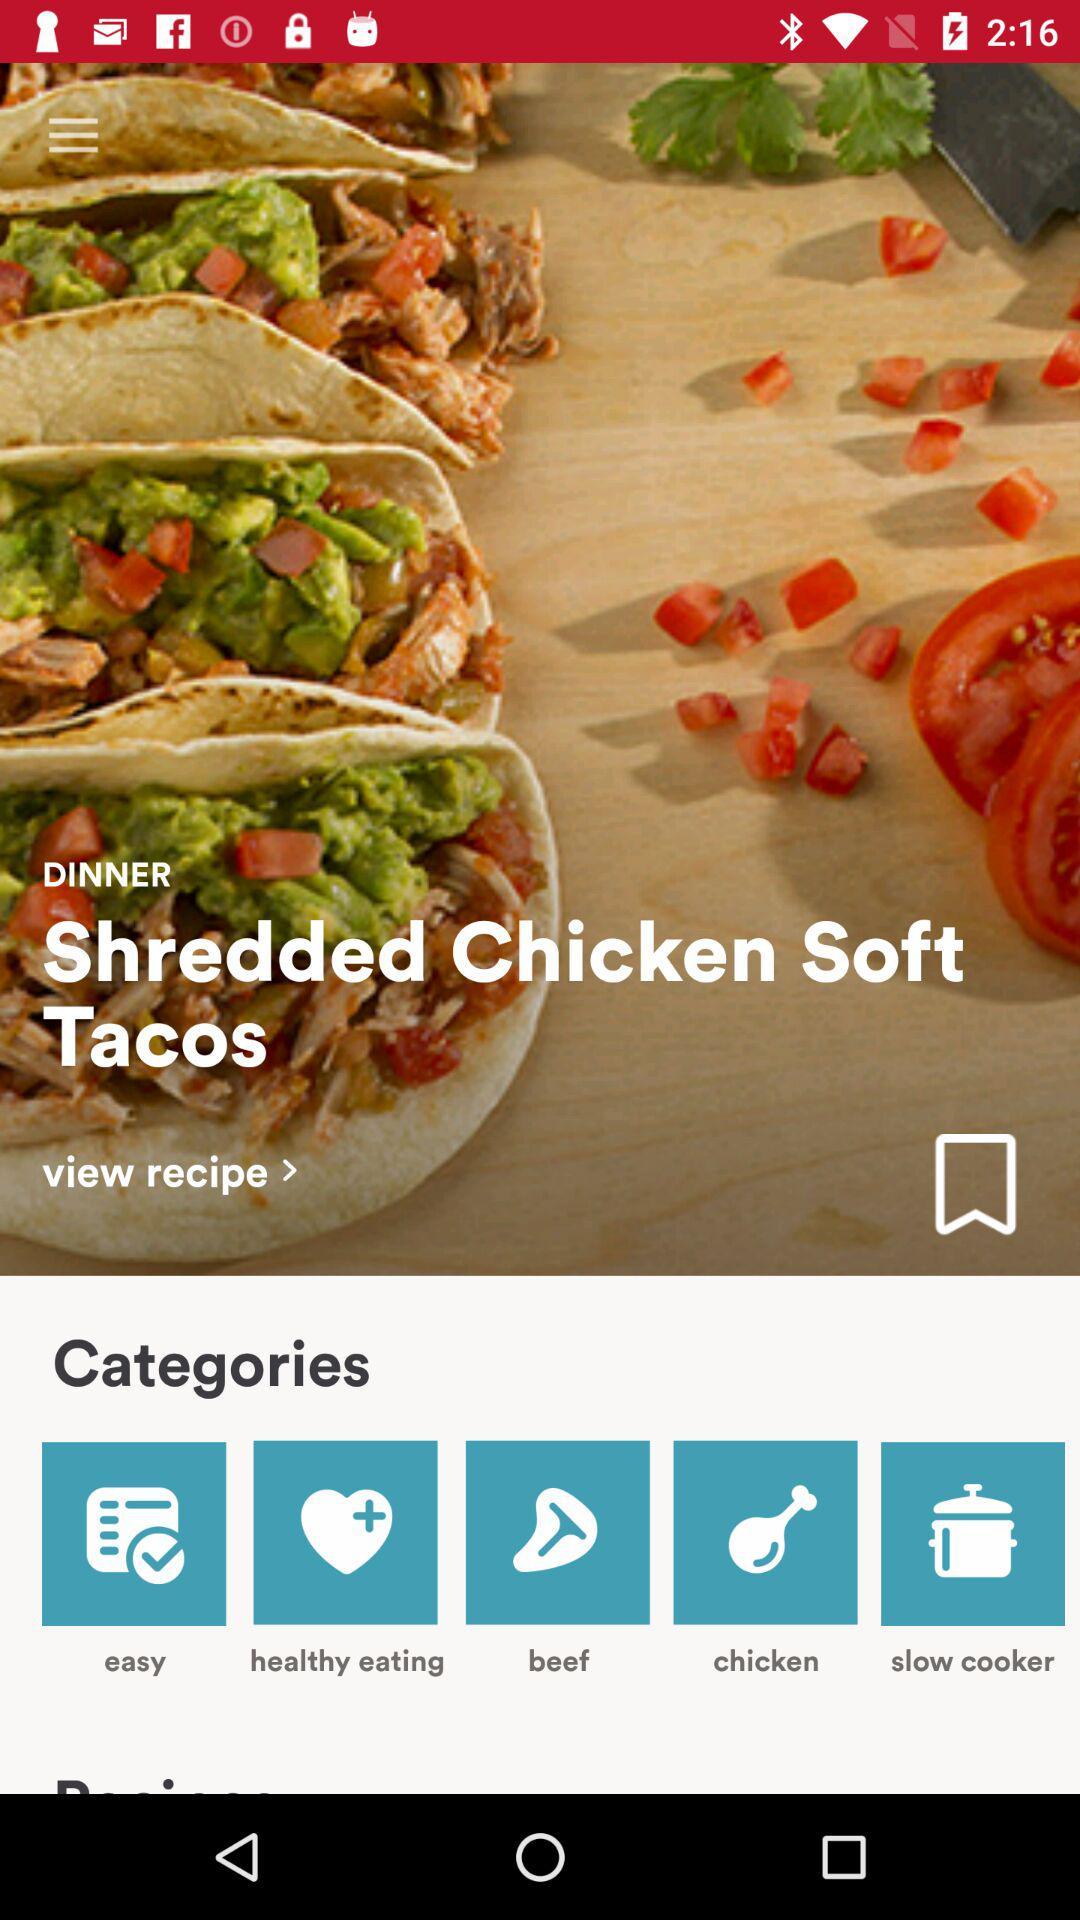  What do you see at coordinates (974, 1186) in the screenshot?
I see `item on the right` at bounding box center [974, 1186].